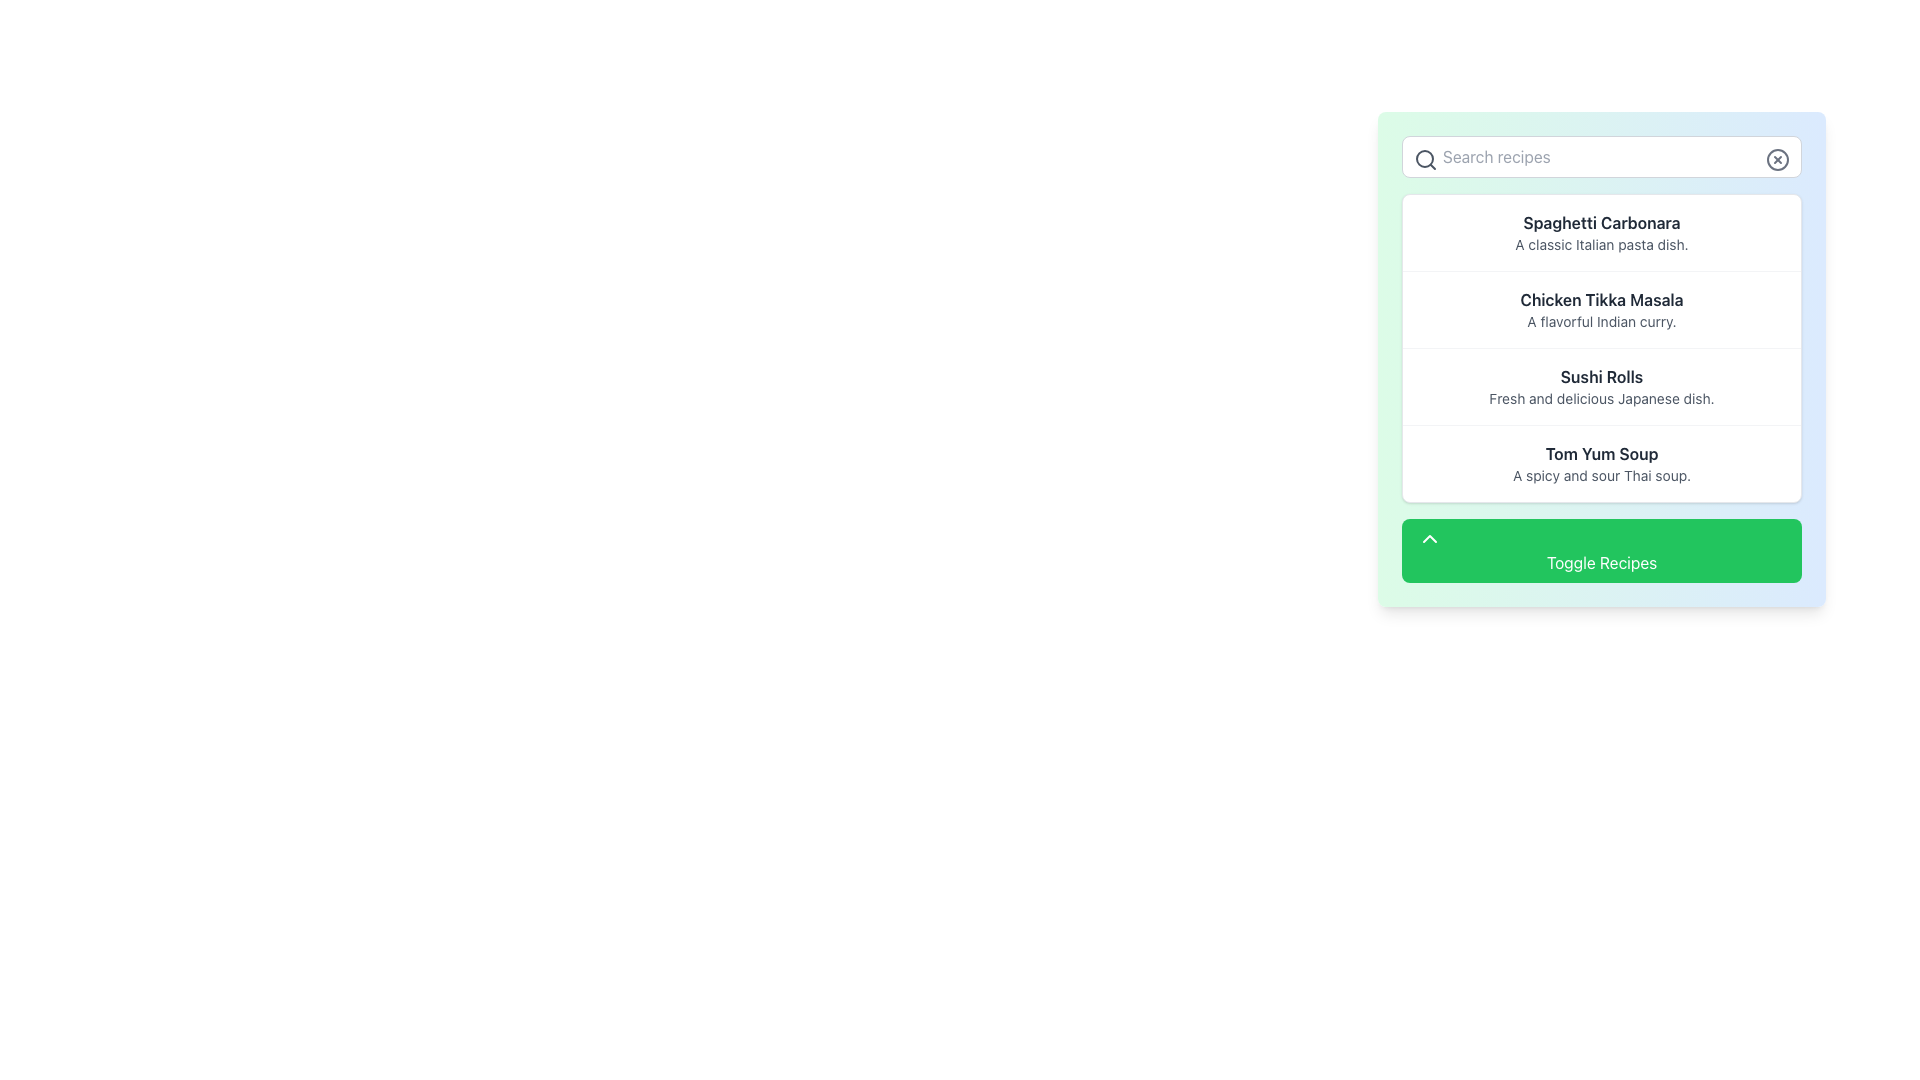 The width and height of the screenshot is (1920, 1080). Describe the element at coordinates (1602, 309) in the screenshot. I see `the Static text component displaying 'Chicken Tikka Masala' and its description 'A flavorful Indian curry', which is the second item in the recipe list` at that location.